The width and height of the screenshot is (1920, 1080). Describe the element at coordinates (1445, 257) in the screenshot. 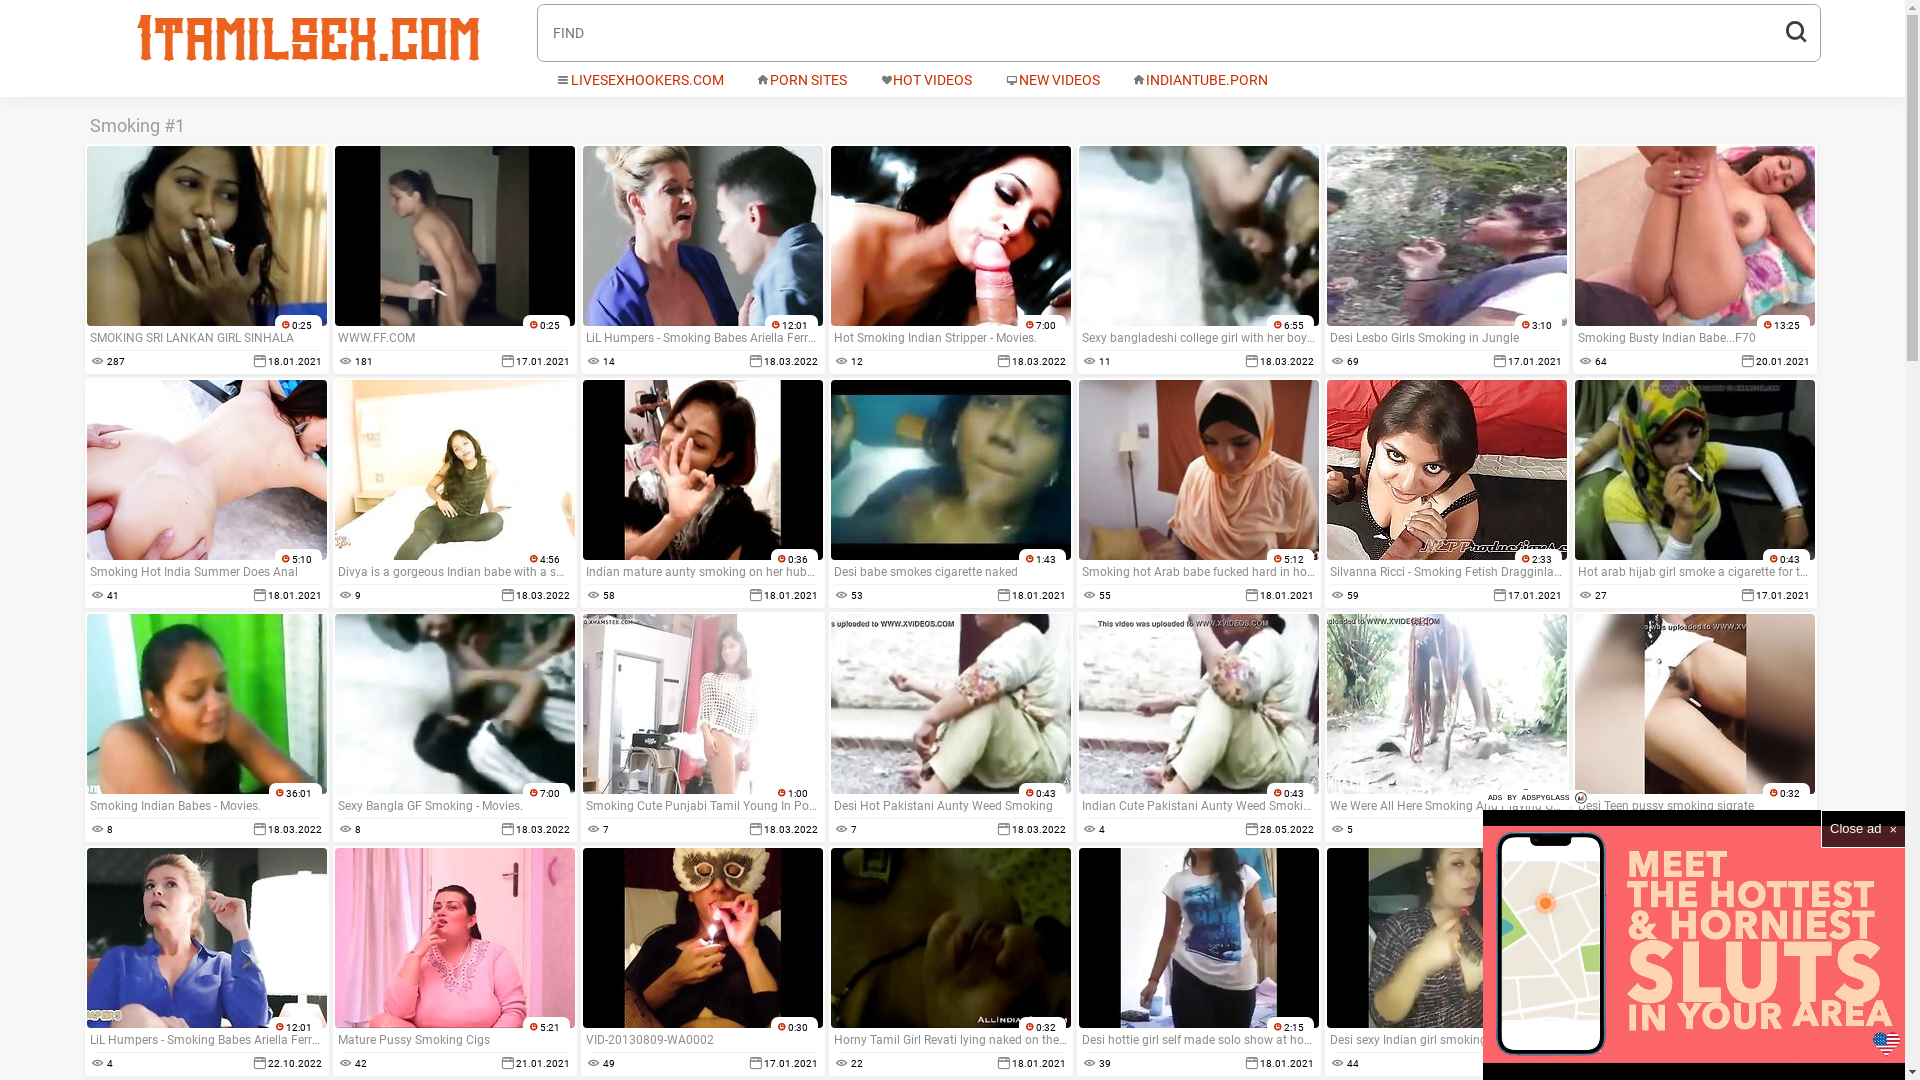

I see `'3:10` at that location.